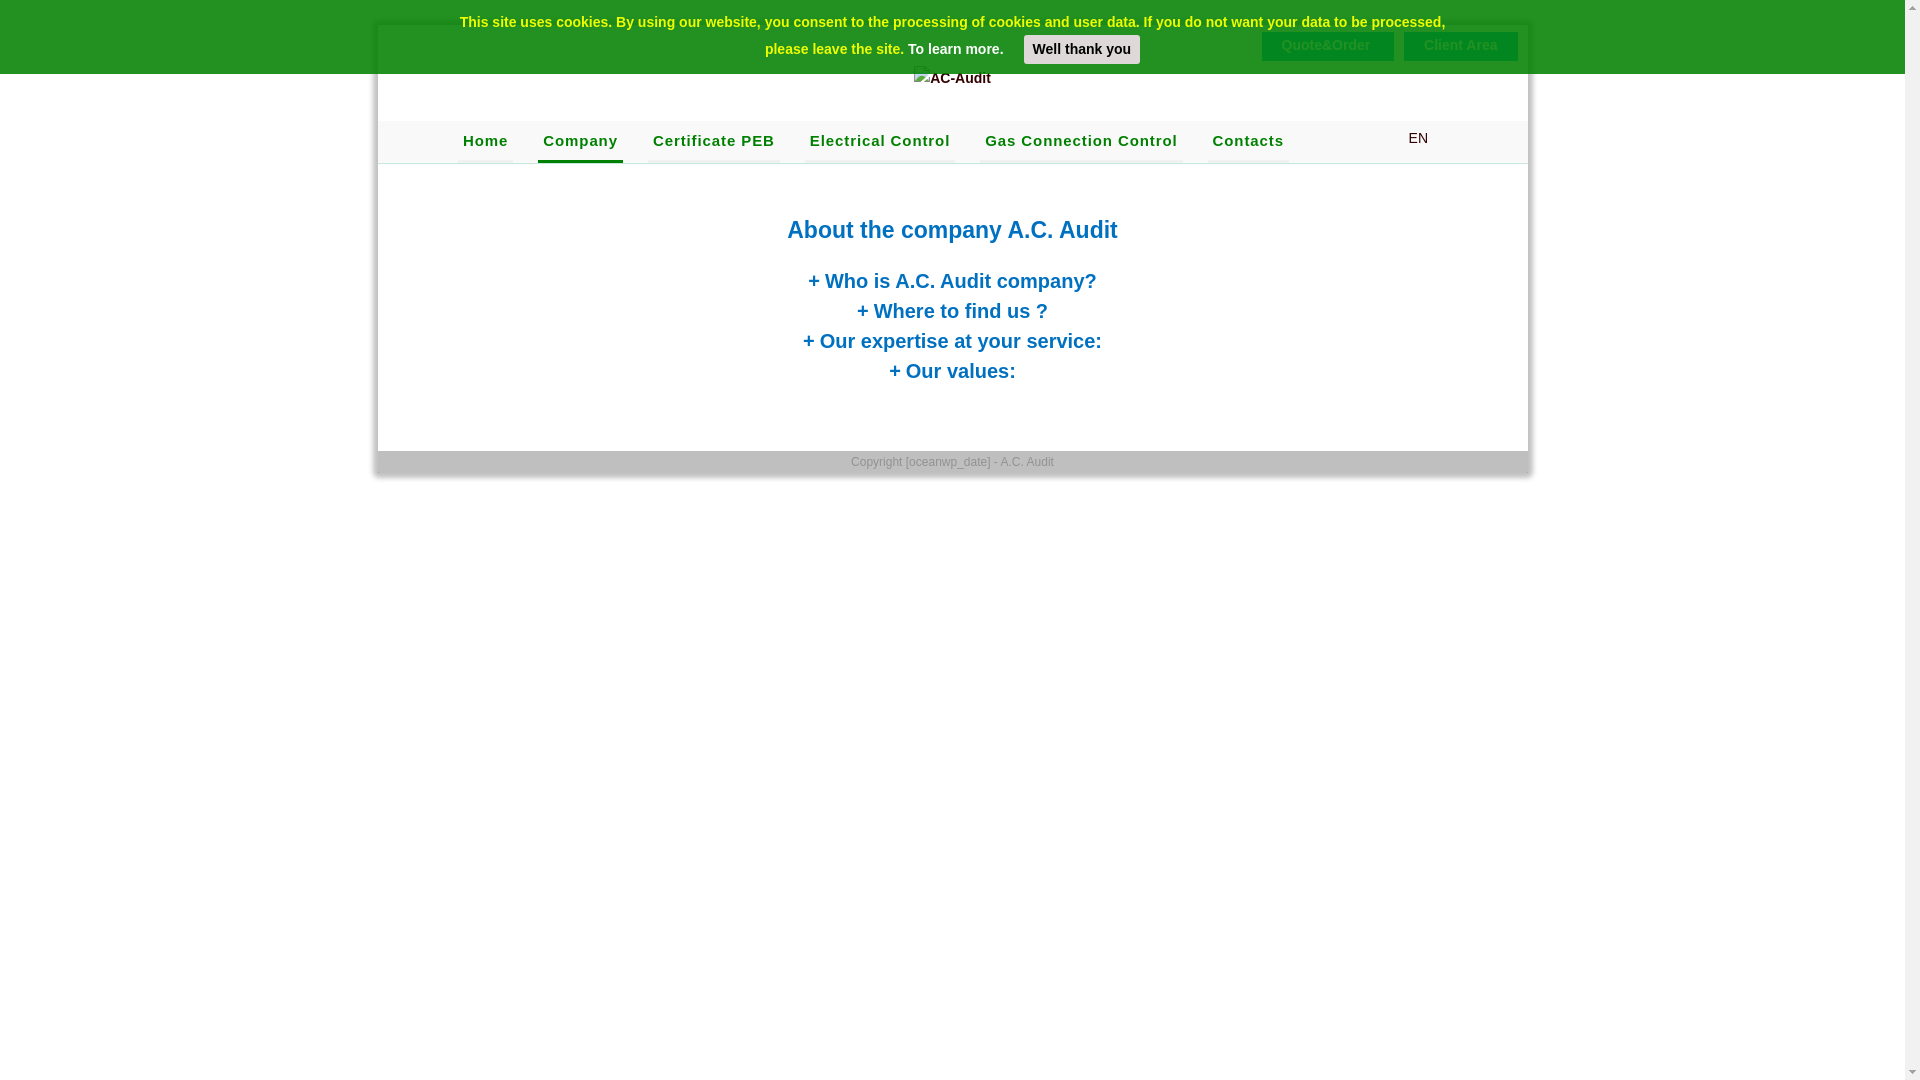  I want to click on 'To learn more.', so click(906, 48).